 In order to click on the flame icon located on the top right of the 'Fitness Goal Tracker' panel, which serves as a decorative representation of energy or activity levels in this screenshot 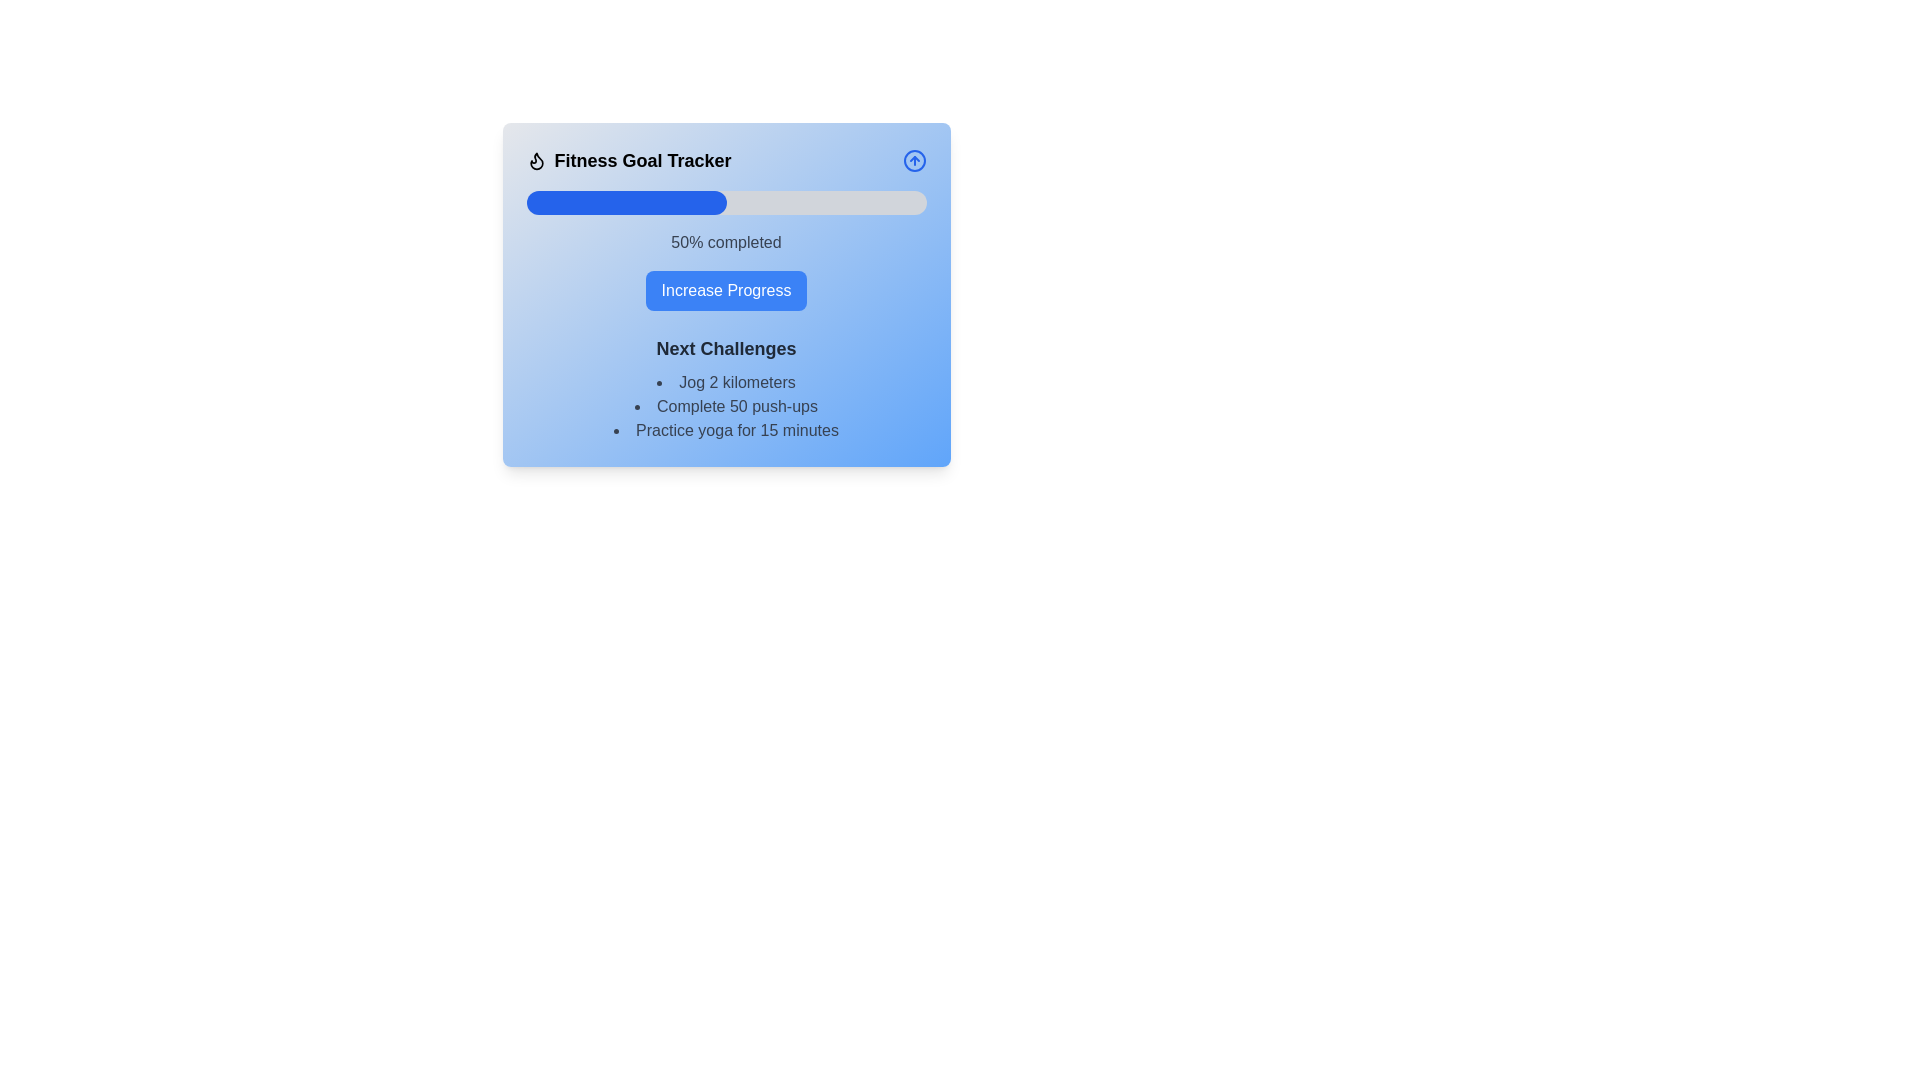, I will do `click(536, 160)`.